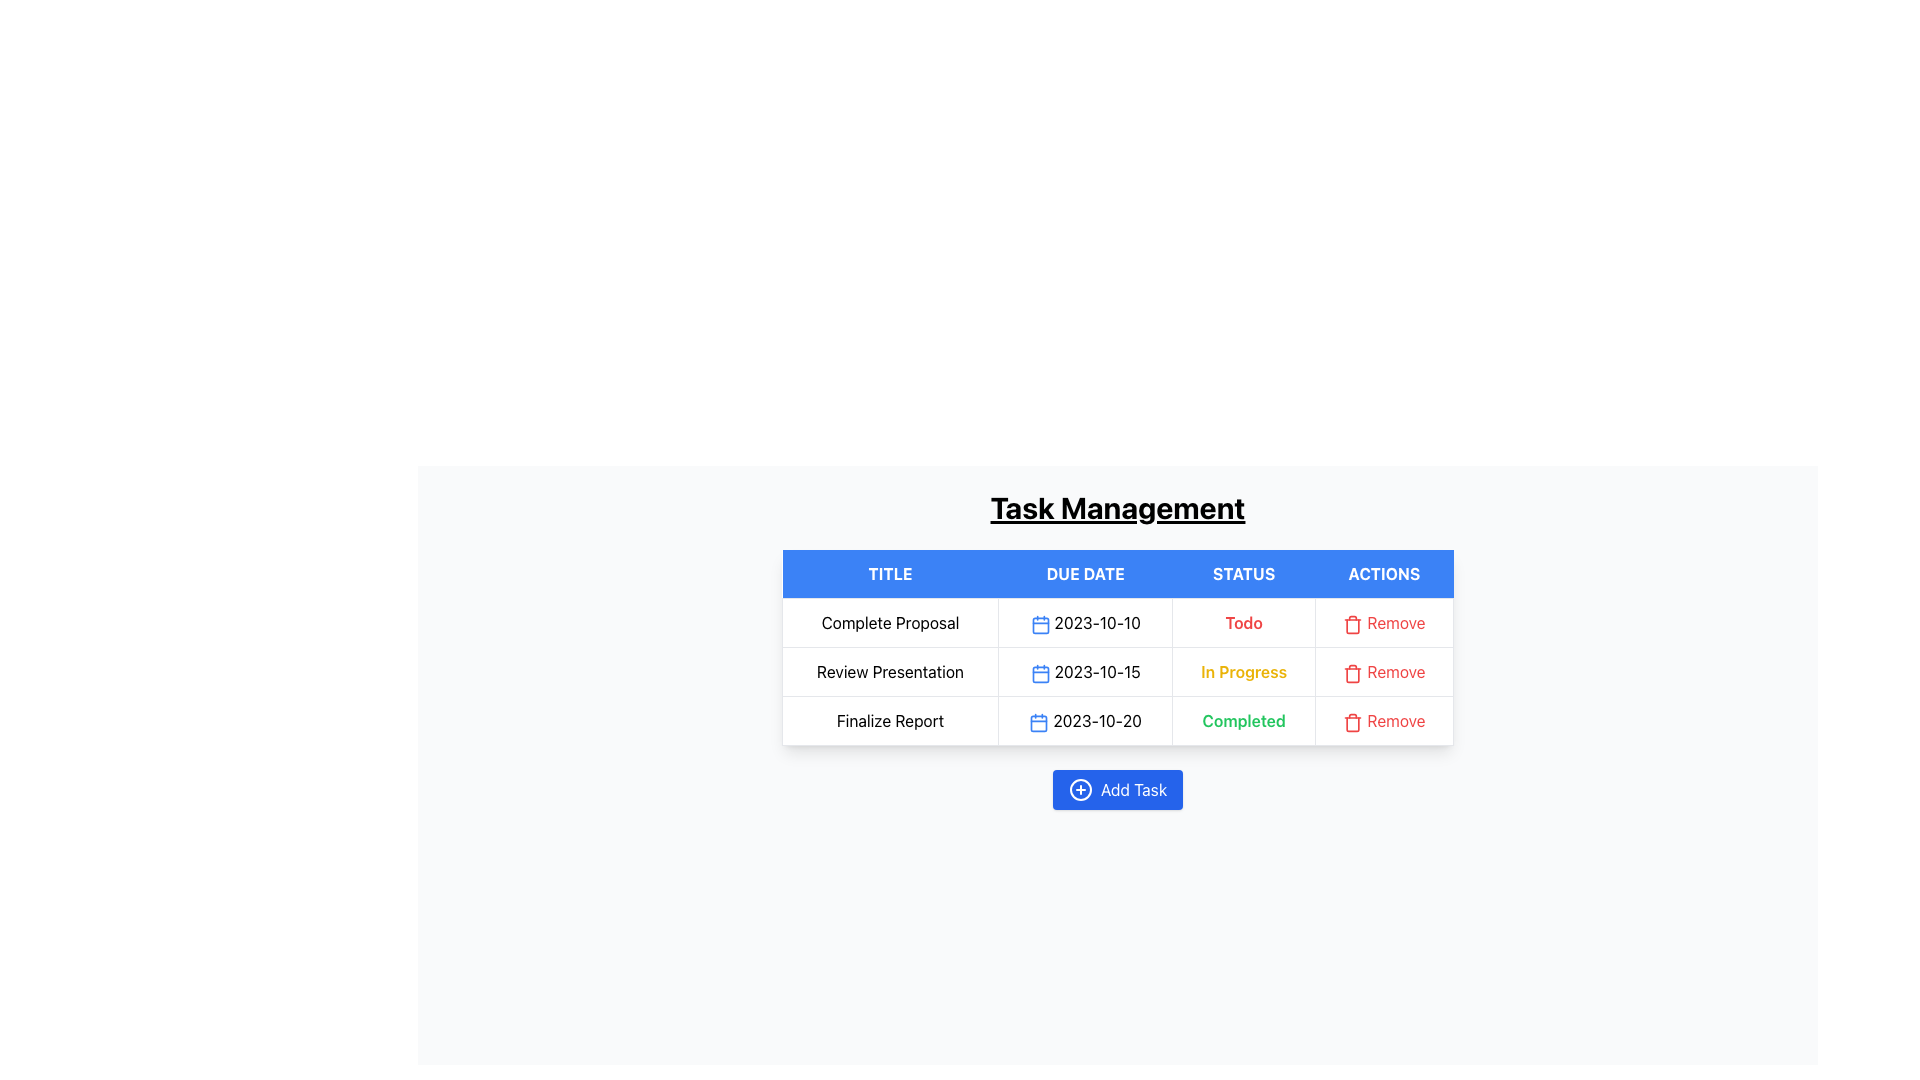 The height and width of the screenshot is (1080, 1920). What do you see at coordinates (889, 721) in the screenshot?
I see `the static text cell labeled 'Finalize Report' in the leftmost column of the third row within the 'Task Management' table` at bounding box center [889, 721].